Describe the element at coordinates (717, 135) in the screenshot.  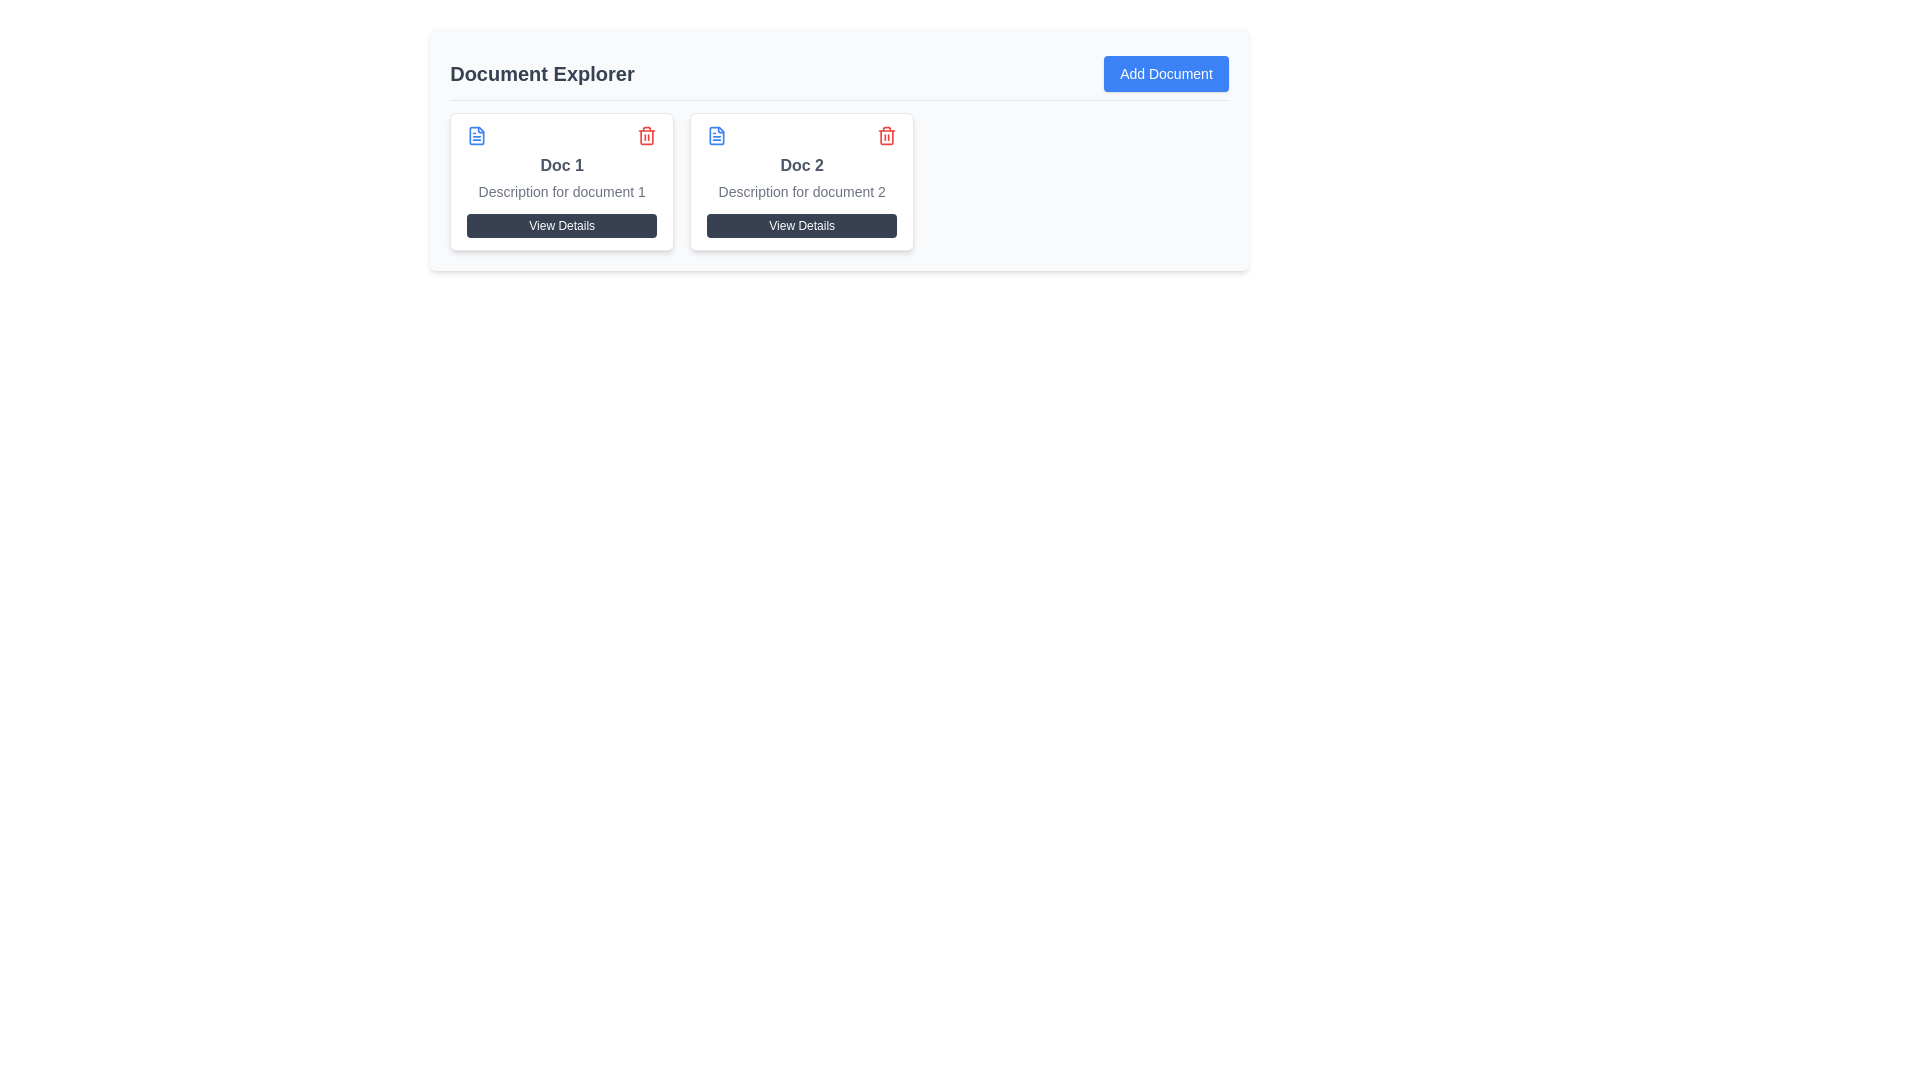
I see `the blue file icon representing the second document ('Doc 2') in the Document Explorer` at that location.